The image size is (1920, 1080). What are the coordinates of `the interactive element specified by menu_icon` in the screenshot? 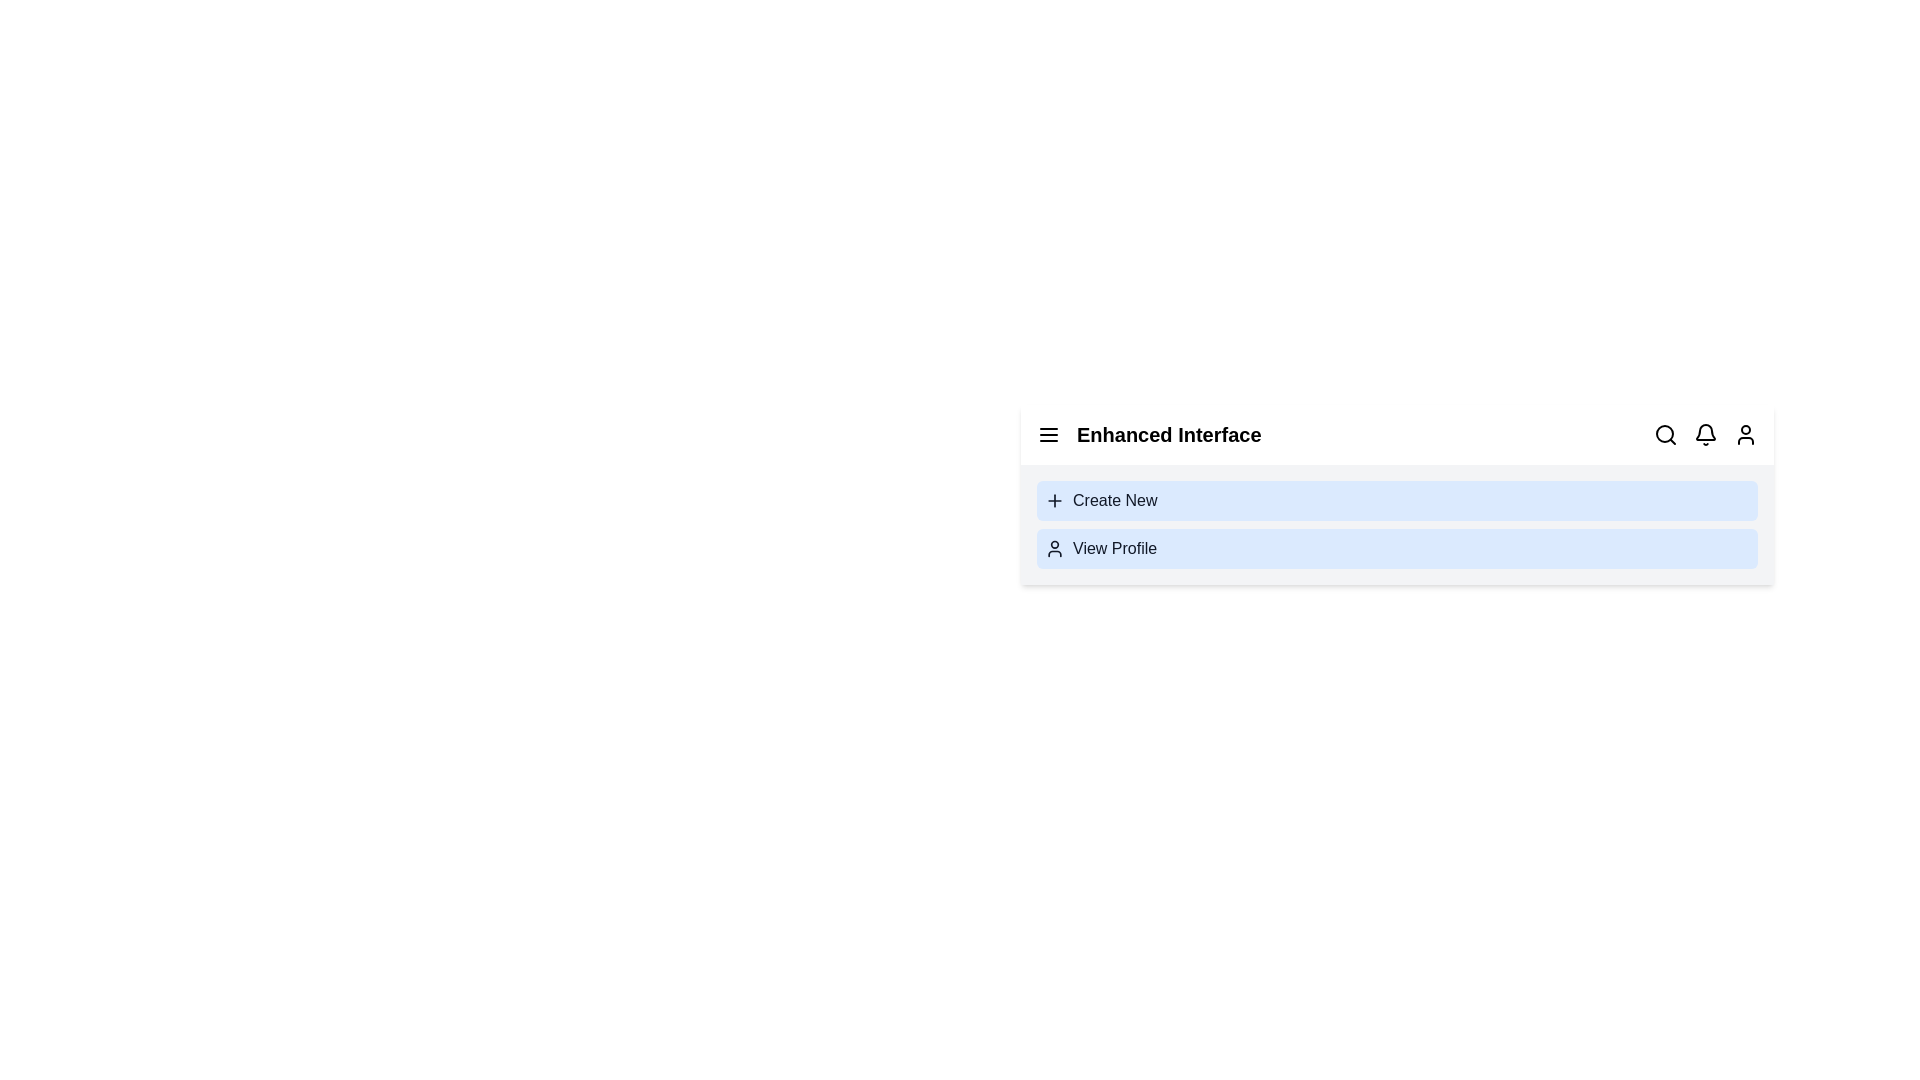 It's located at (1048, 434).